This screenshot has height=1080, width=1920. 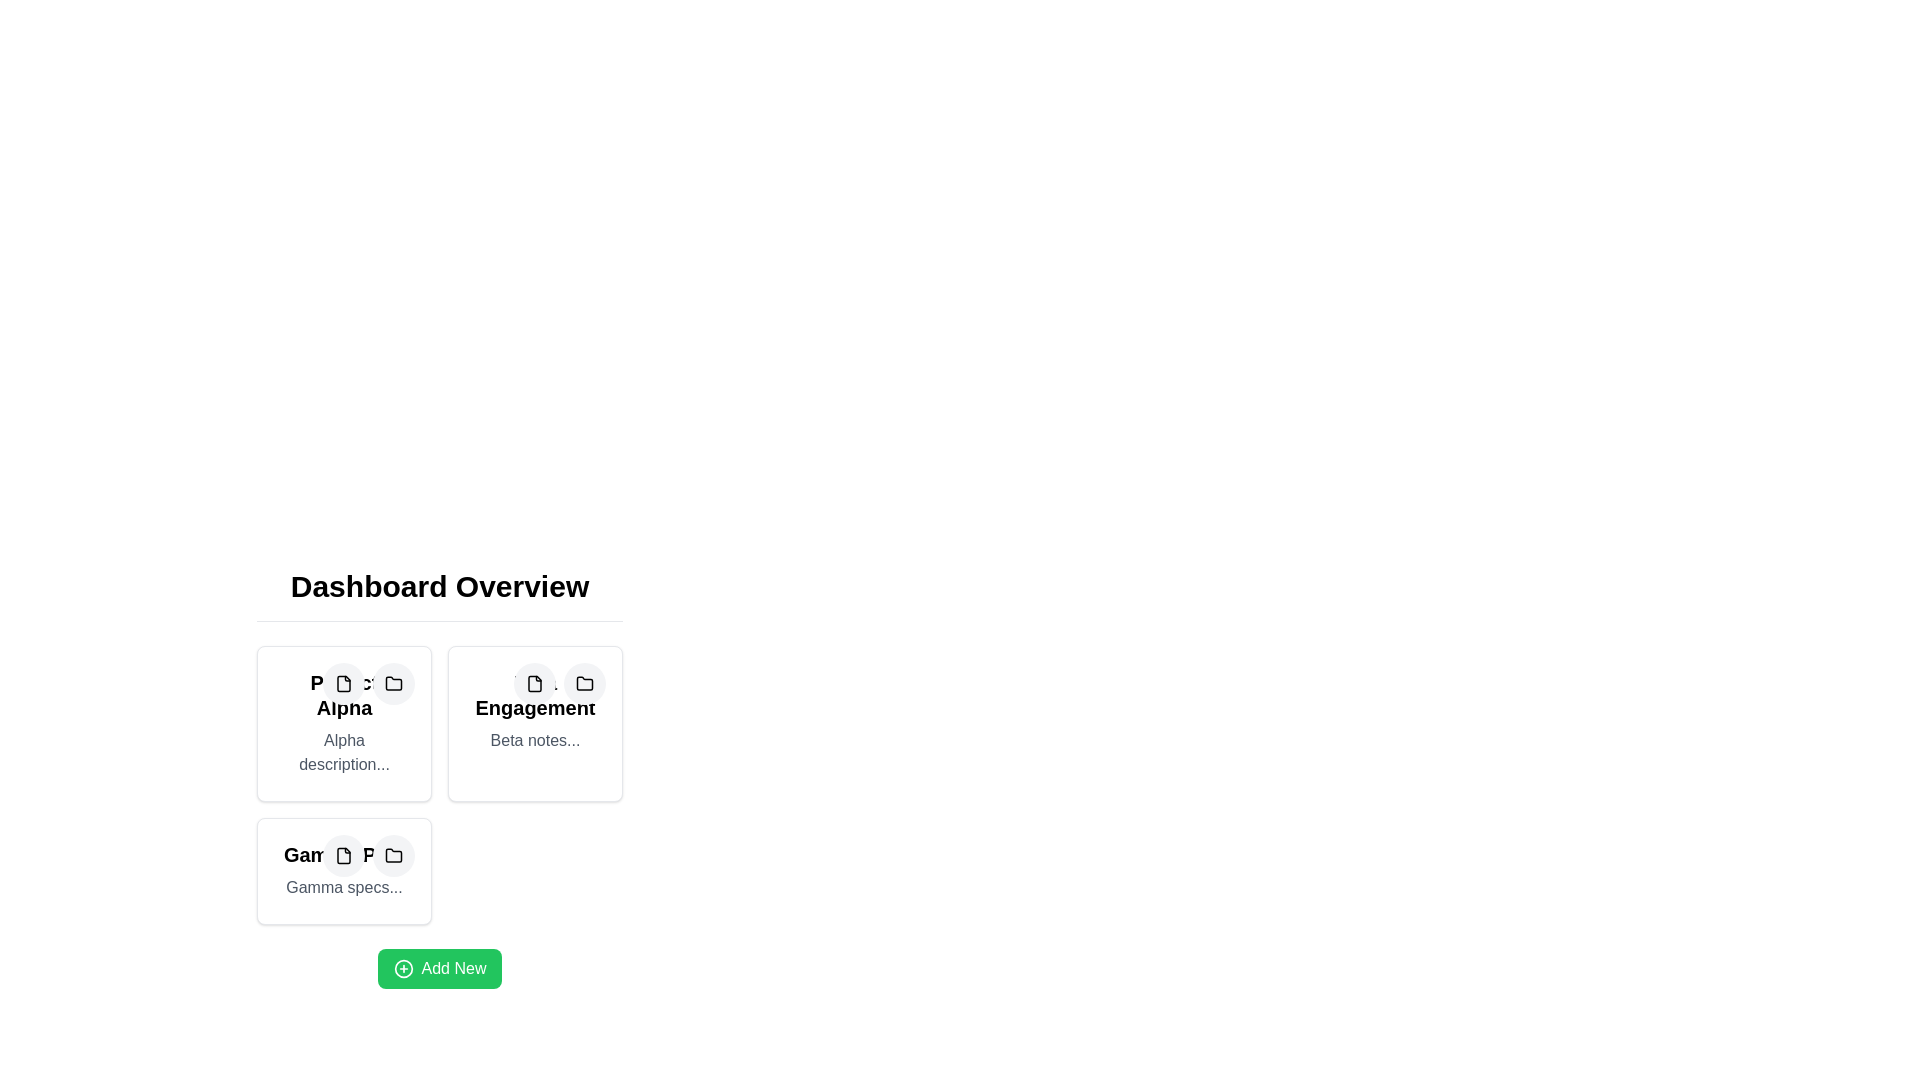 I want to click on the file/document icon located in the lower-left card of the dashboard titled 'Gamma specs...', positioned towards the left within the card, so click(x=344, y=855).